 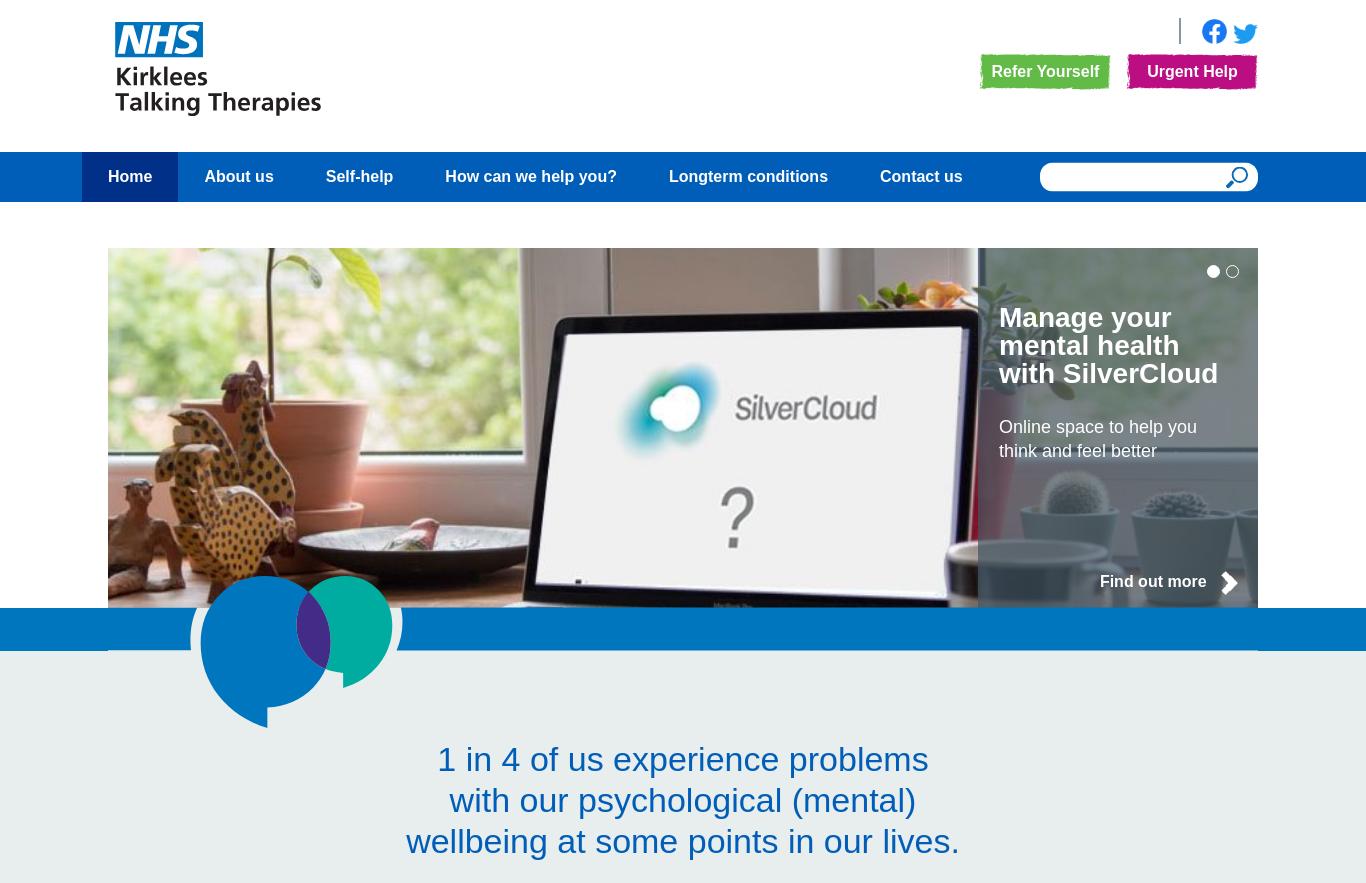 I want to click on 'Home', so click(x=129, y=175).